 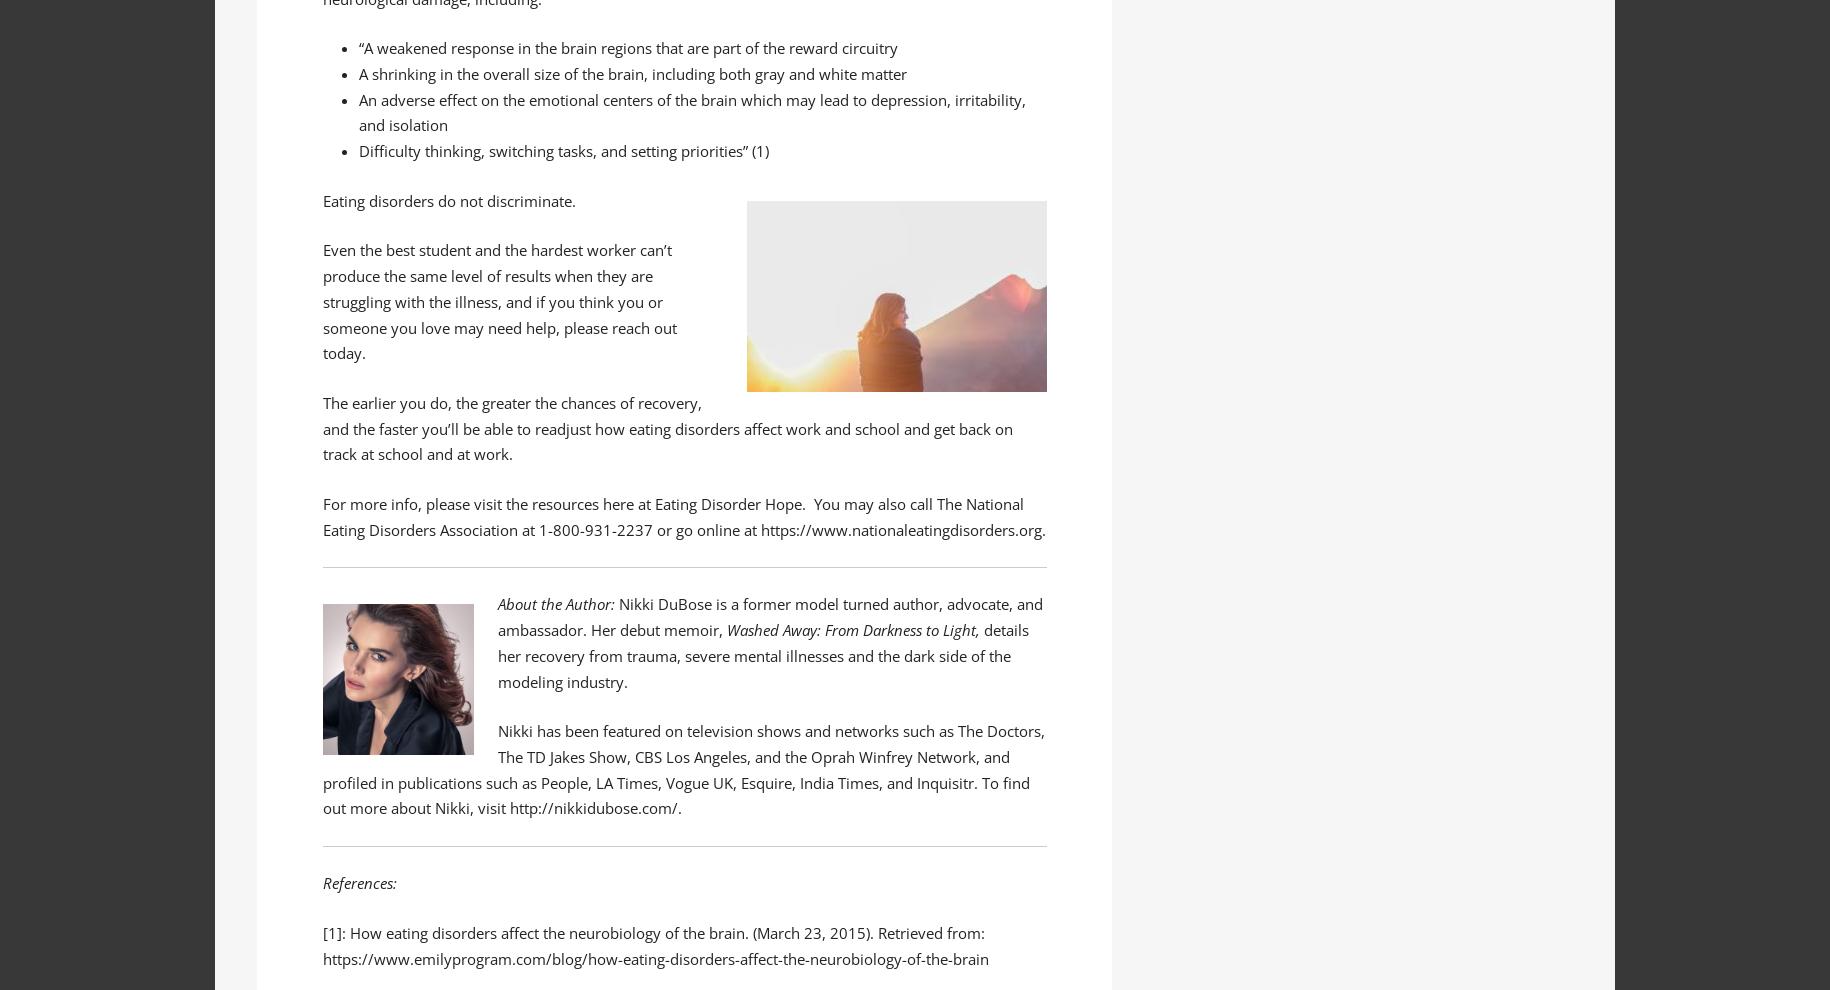 What do you see at coordinates (556, 602) in the screenshot?
I see `'About the Author:'` at bounding box center [556, 602].